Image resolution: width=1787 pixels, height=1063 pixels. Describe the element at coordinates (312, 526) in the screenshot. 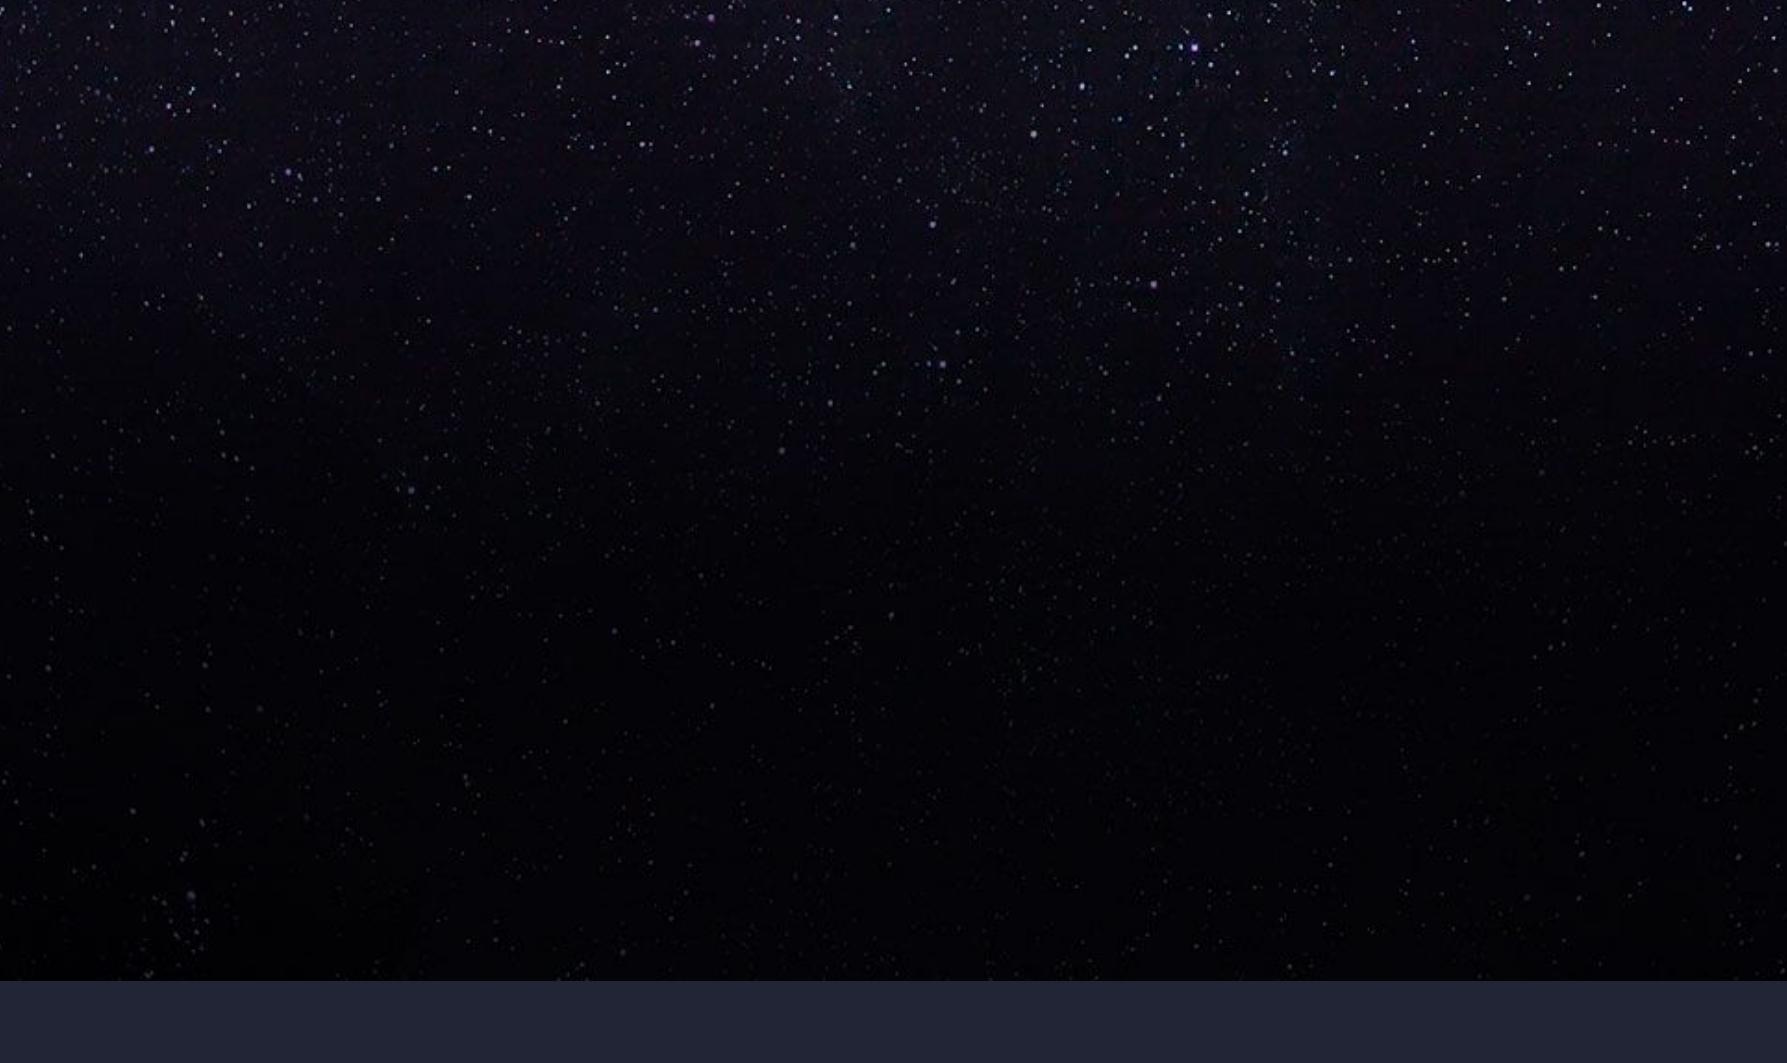

I see `'Blog'` at that location.